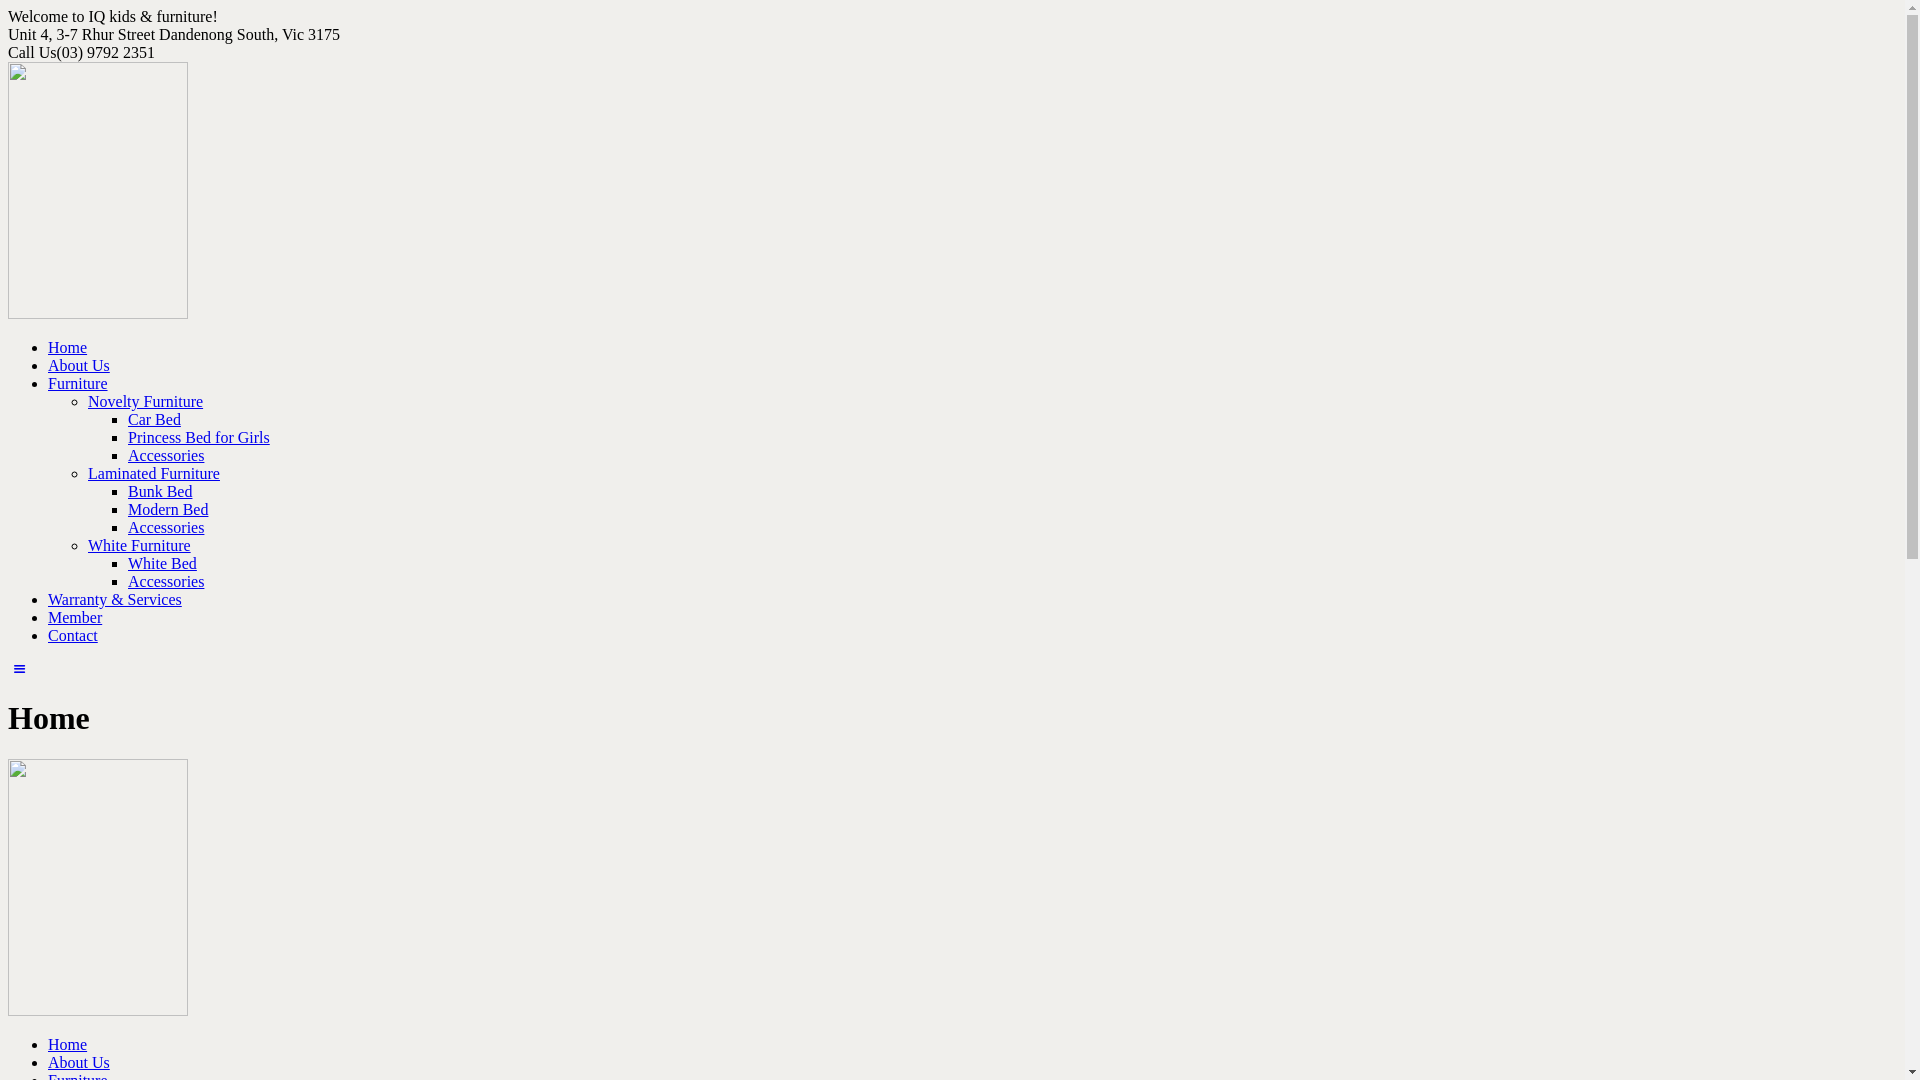  What do you see at coordinates (127, 436) in the screenshot?
I see `'Princess Bed for Girls'` at bounding box center [127, 436].